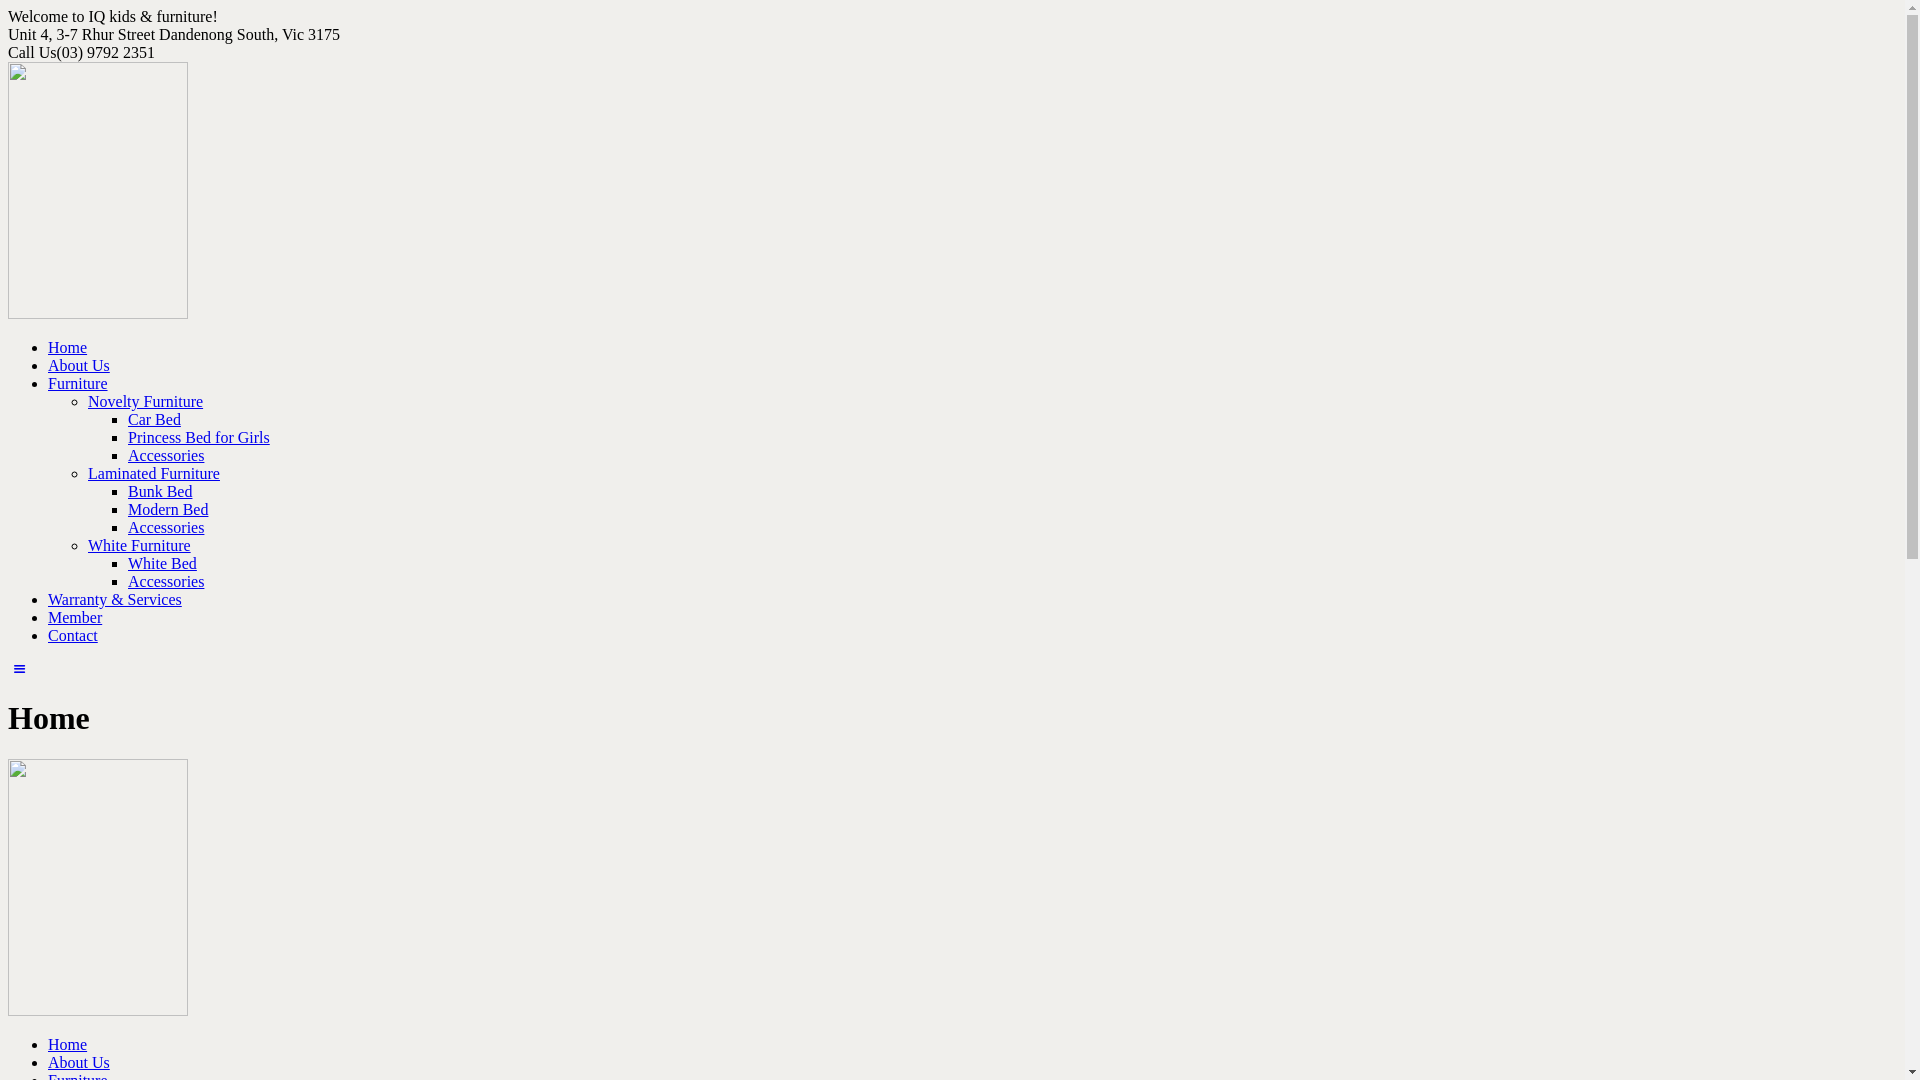  What do you see at coordinates (127, 436) in the screenshot?
I see `'Princess Bed for Girls'` at bounding box center [127, 436].